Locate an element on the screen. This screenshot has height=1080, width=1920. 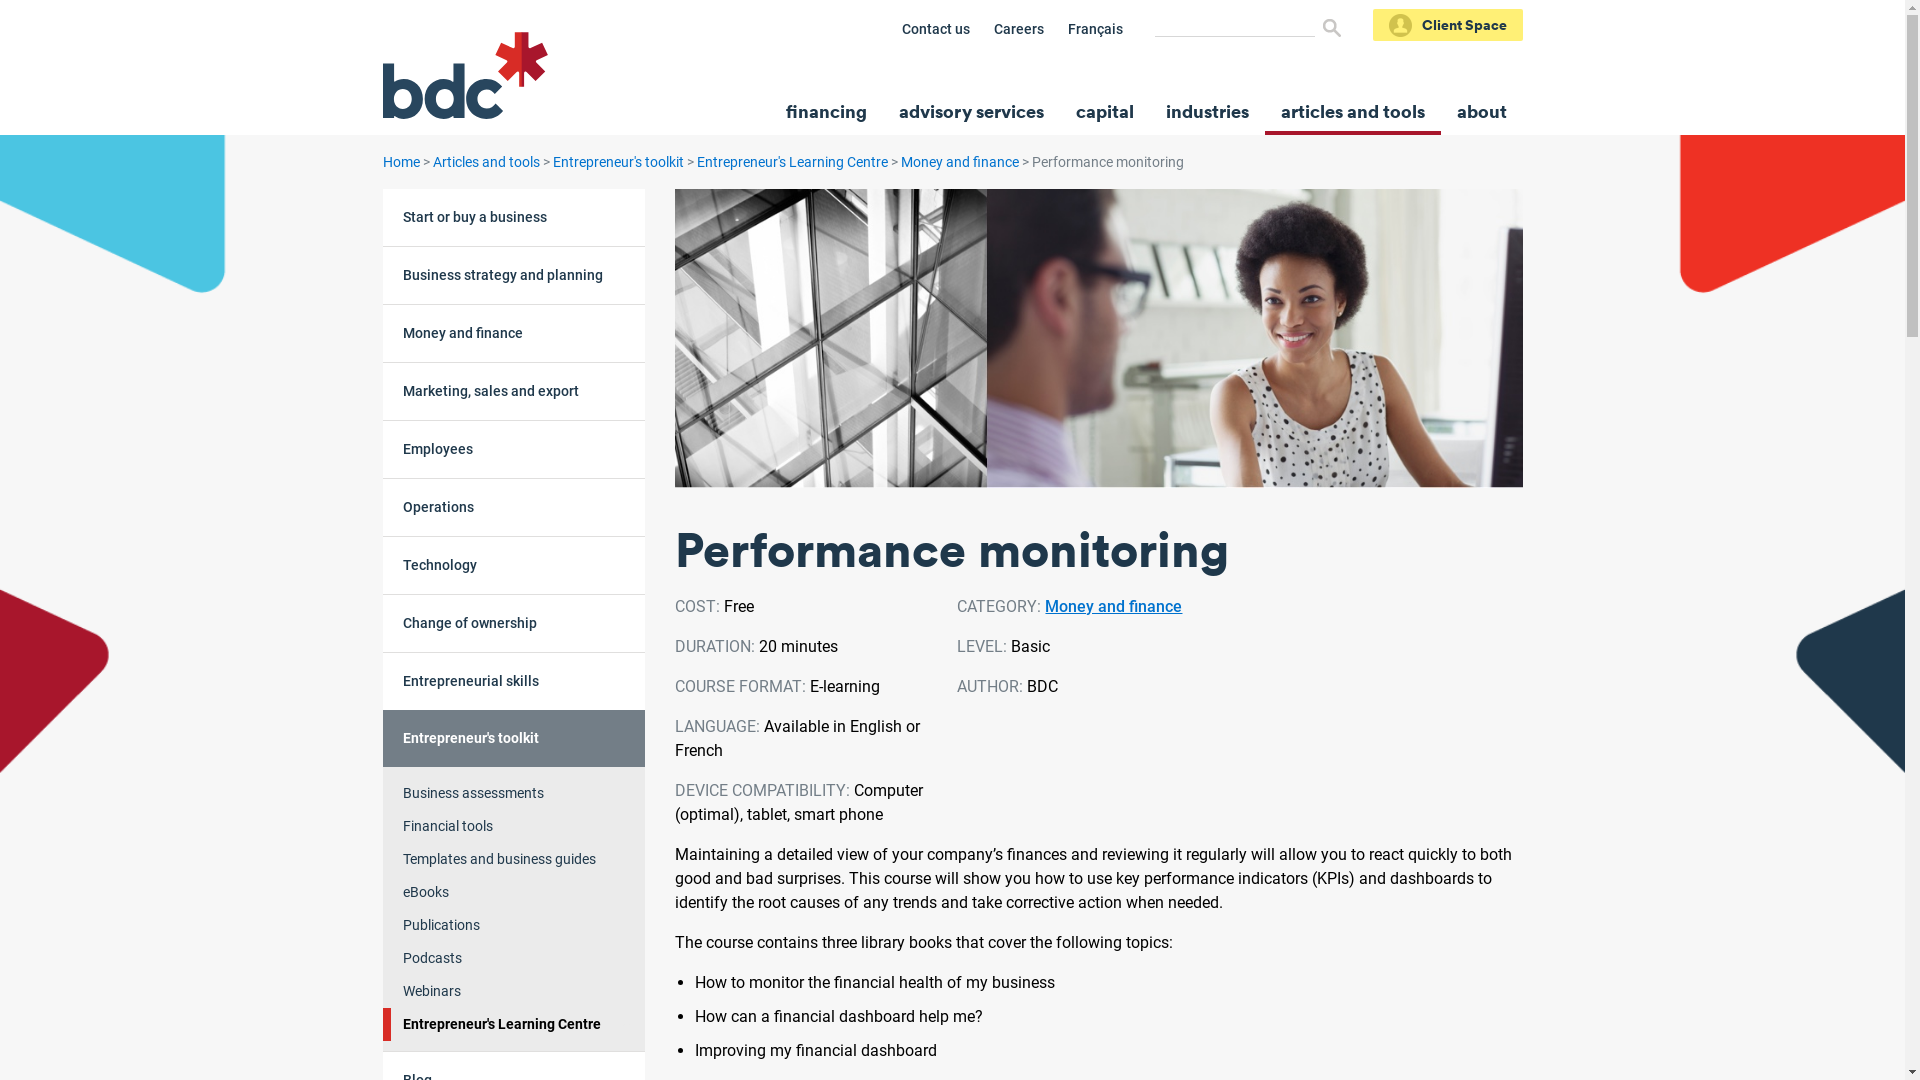
'Business assessments' is located at coordinates (513, 792).